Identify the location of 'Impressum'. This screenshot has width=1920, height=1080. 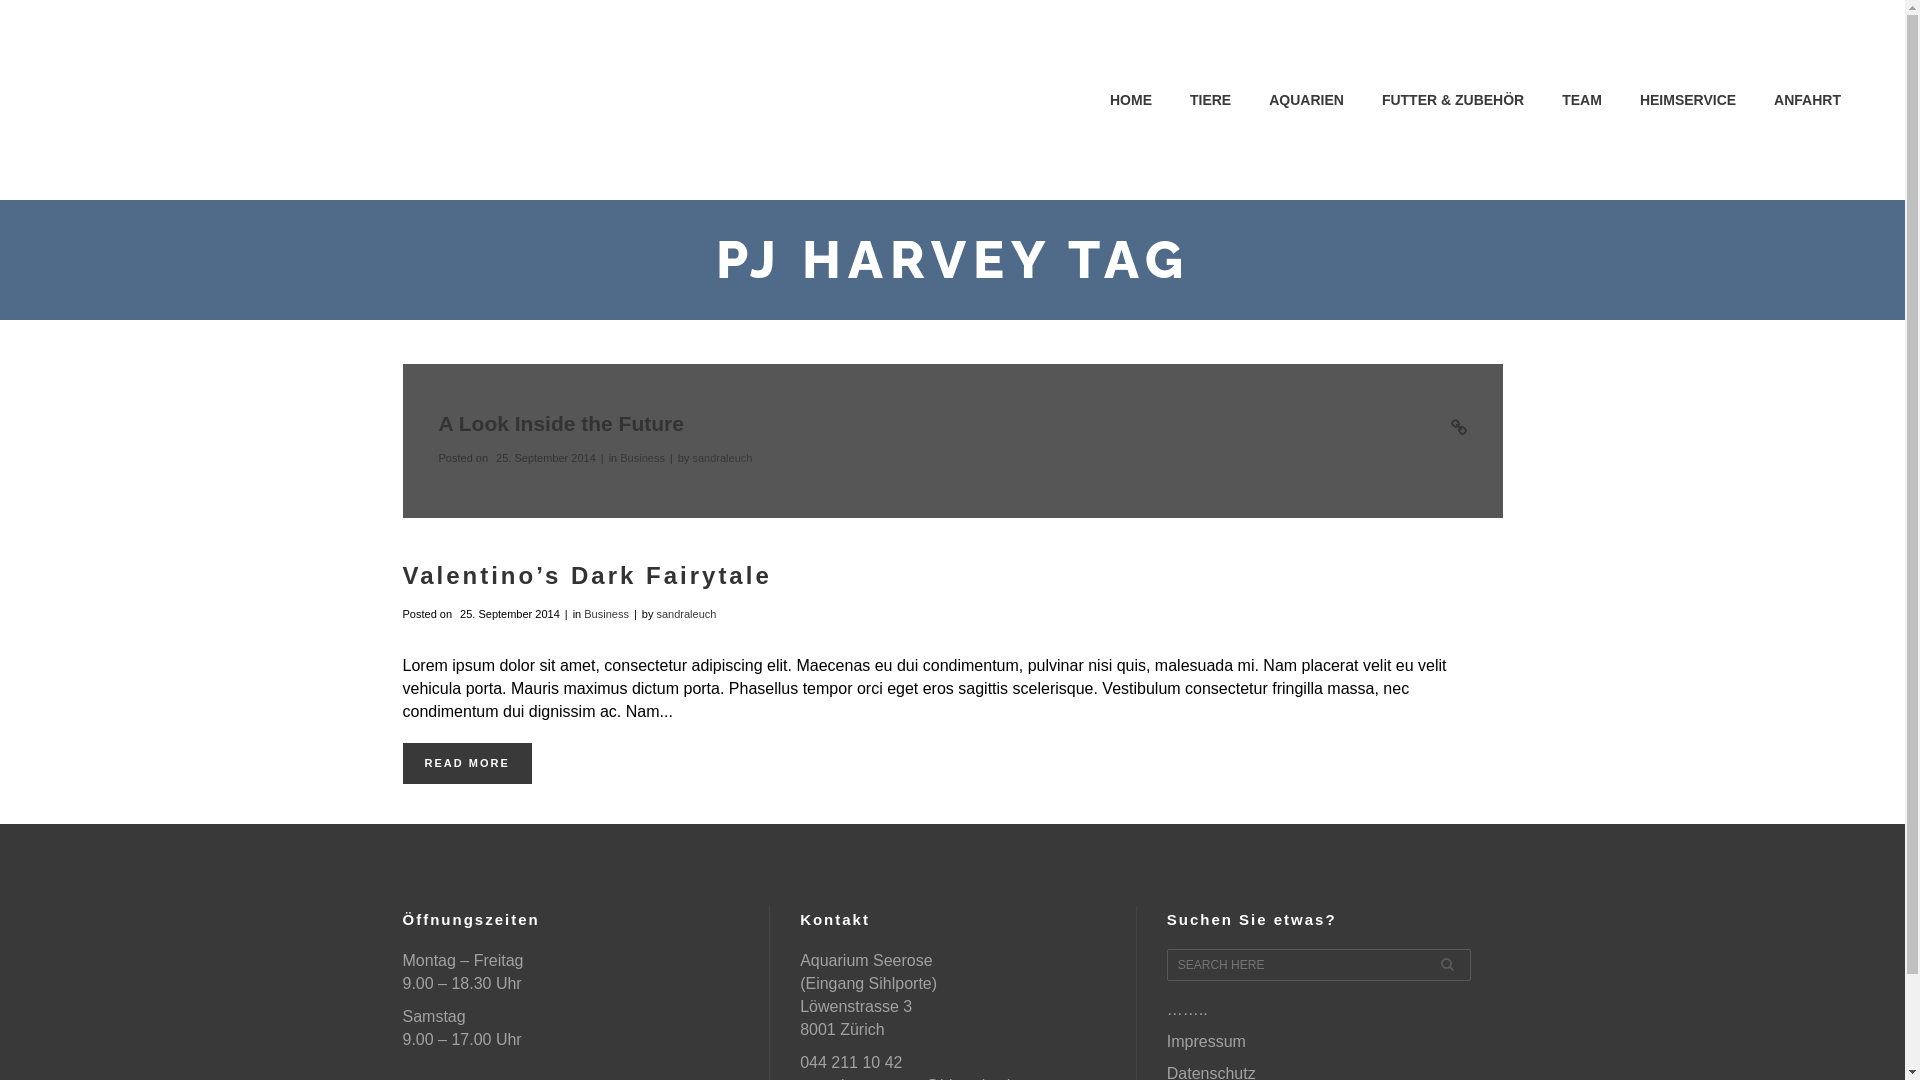
(1166, 1040).